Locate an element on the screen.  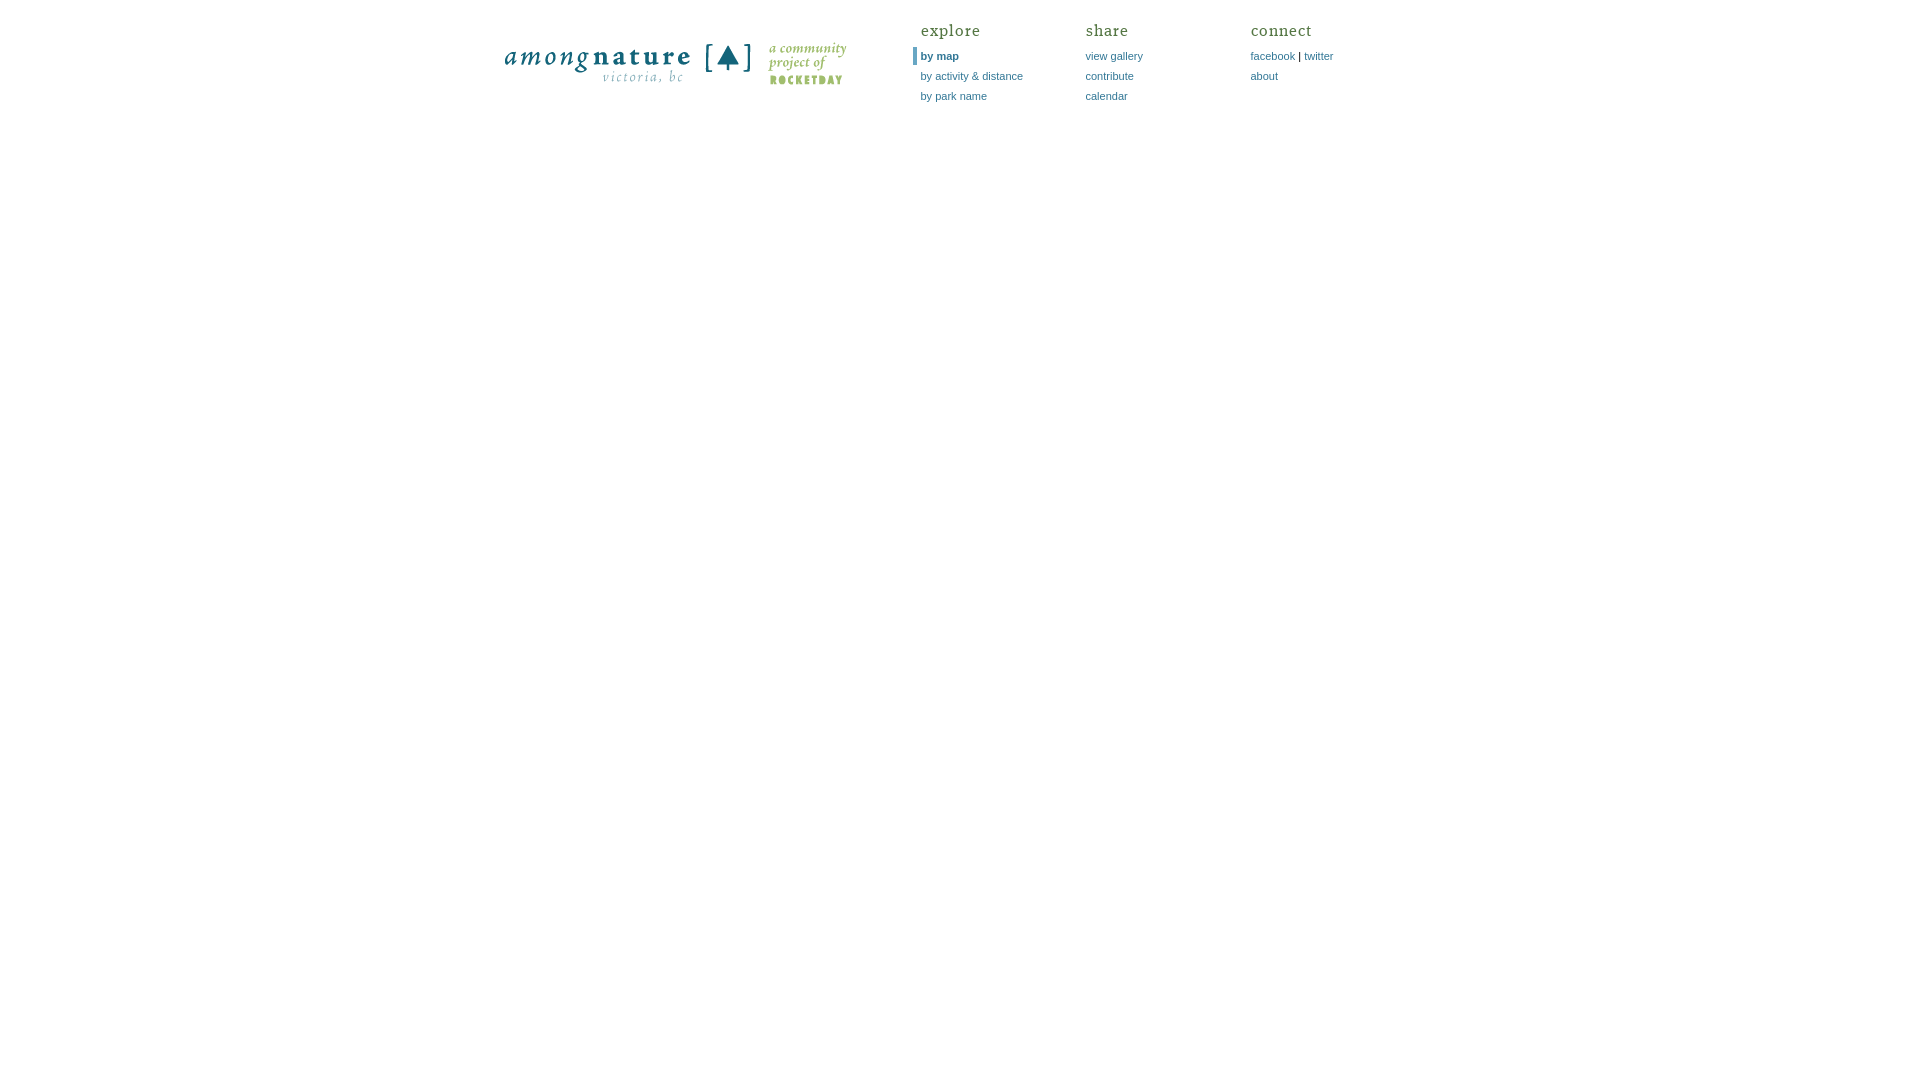
'facebook' is located at coordinates (1271, 55).